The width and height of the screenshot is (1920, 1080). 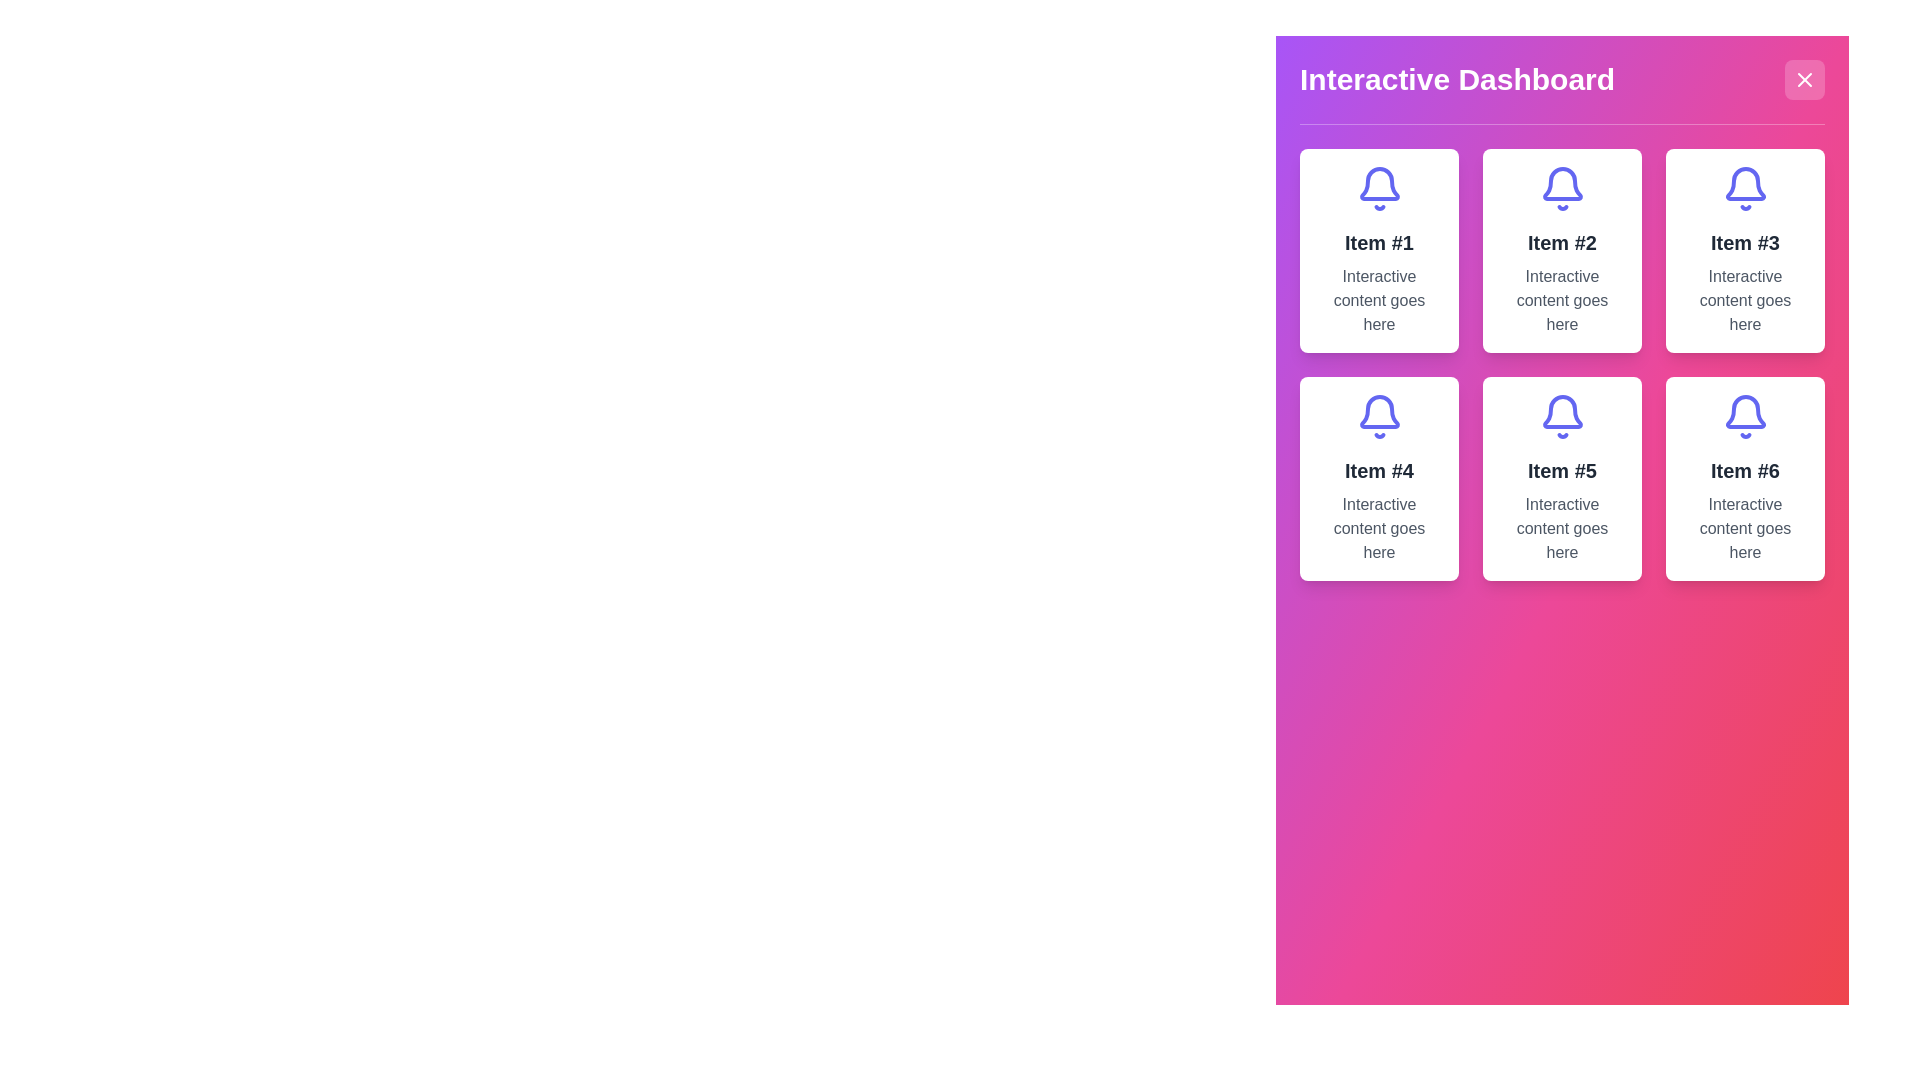 I want to click on the informational card displaying 'Item #4' located in the second row, first column of the grid layout, so click(x=1378, y=478).